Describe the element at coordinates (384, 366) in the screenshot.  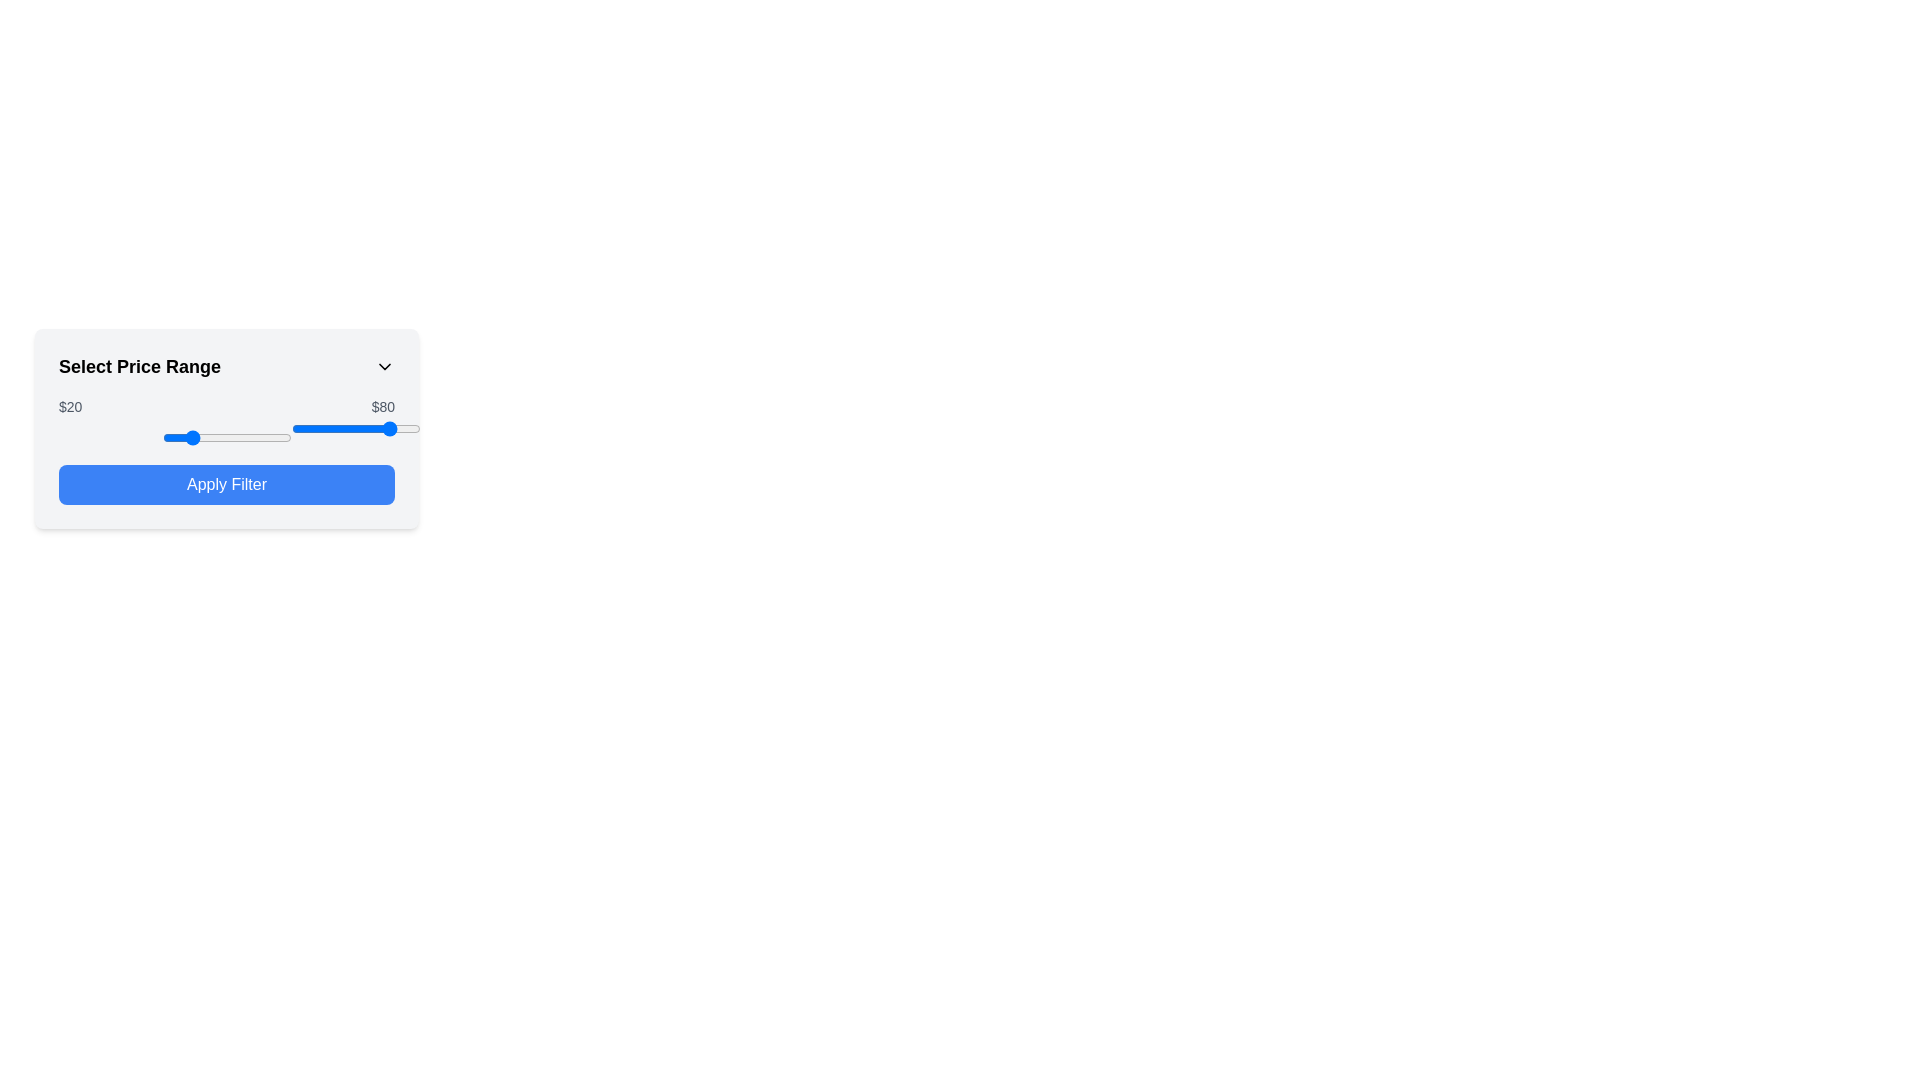
I see `the downward chevron icon located at the top-right of the 'Select Price Range' header` at that location.